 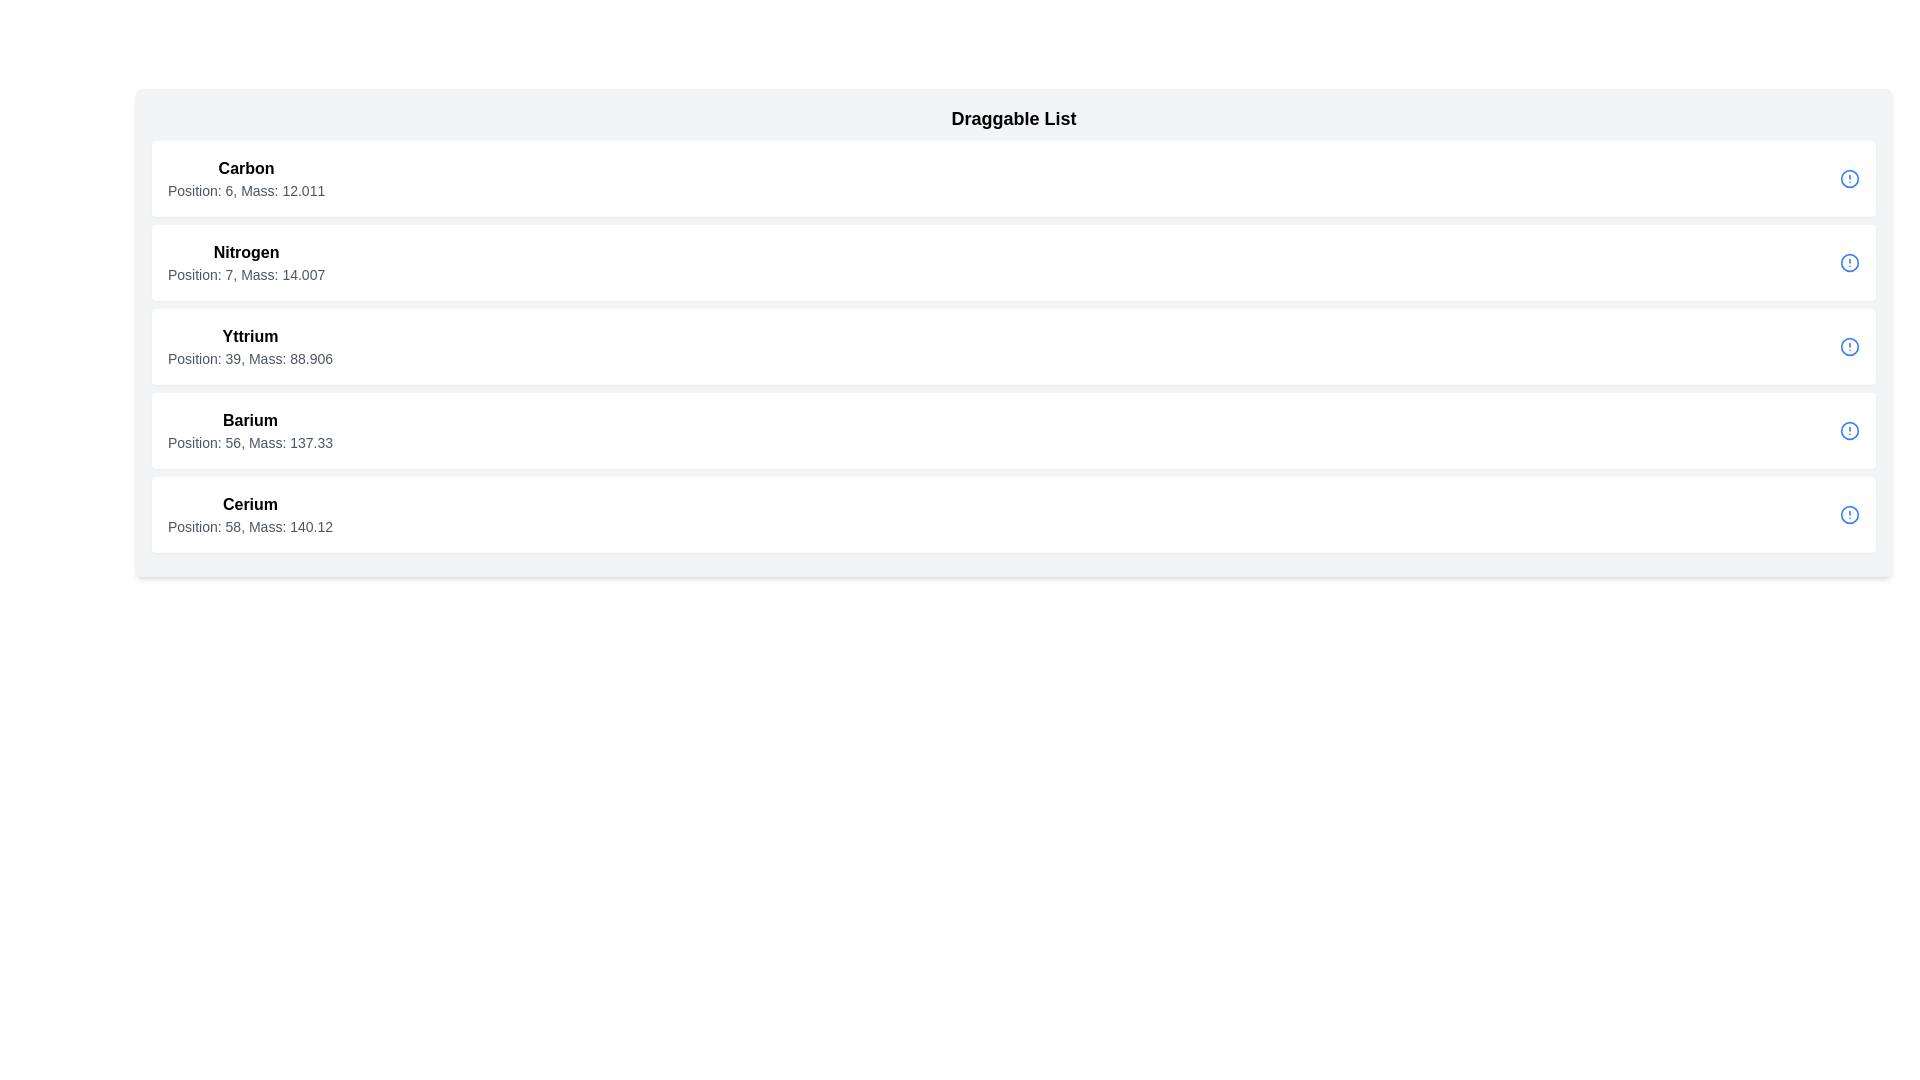 What do you see at coordinates (249, 442) in the screenshot?
I see `text content of the Text Display showing 'Position: 56, Mass: 137.33' located below the title 'Barium'` at bounding box center [249, 442].